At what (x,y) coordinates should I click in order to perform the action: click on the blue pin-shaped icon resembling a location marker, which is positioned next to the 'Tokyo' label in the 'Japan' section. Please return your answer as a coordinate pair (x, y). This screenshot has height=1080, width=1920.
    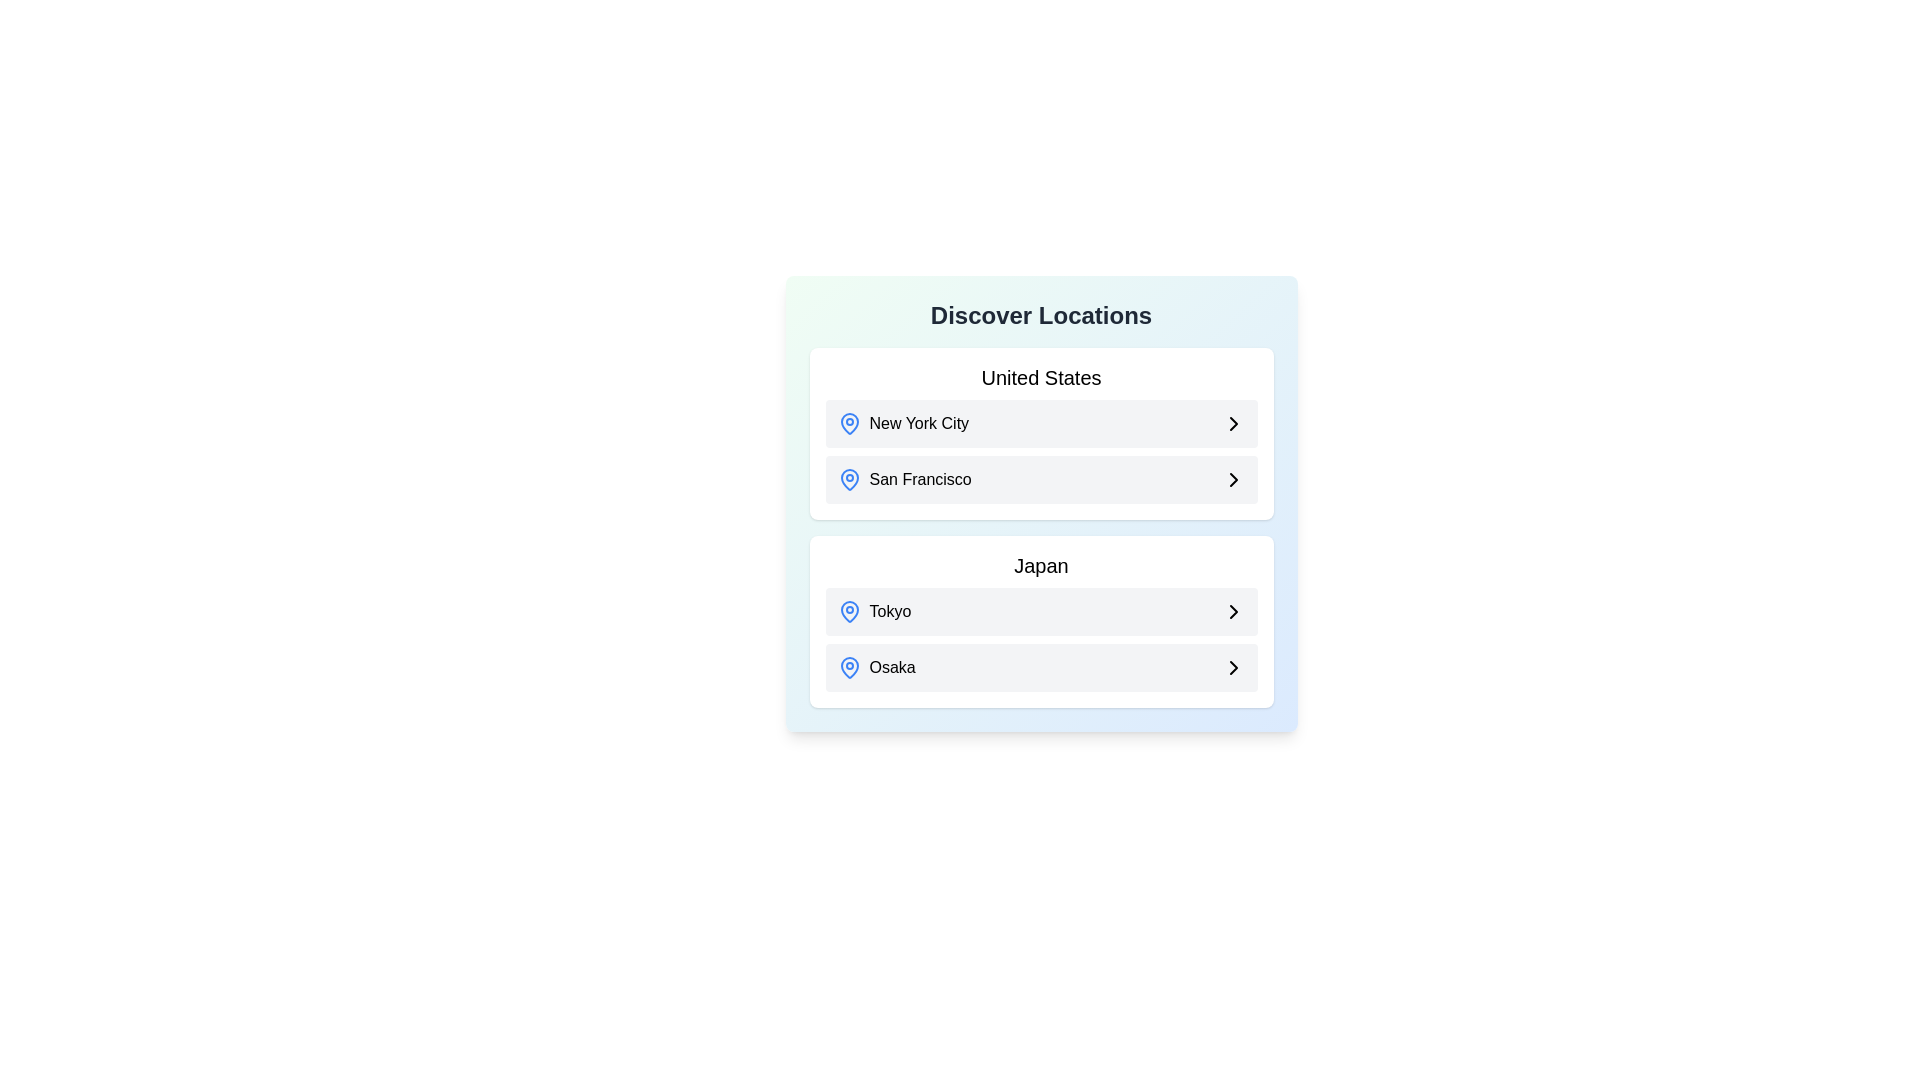
    Looking at the image, I should click on (849, 611).